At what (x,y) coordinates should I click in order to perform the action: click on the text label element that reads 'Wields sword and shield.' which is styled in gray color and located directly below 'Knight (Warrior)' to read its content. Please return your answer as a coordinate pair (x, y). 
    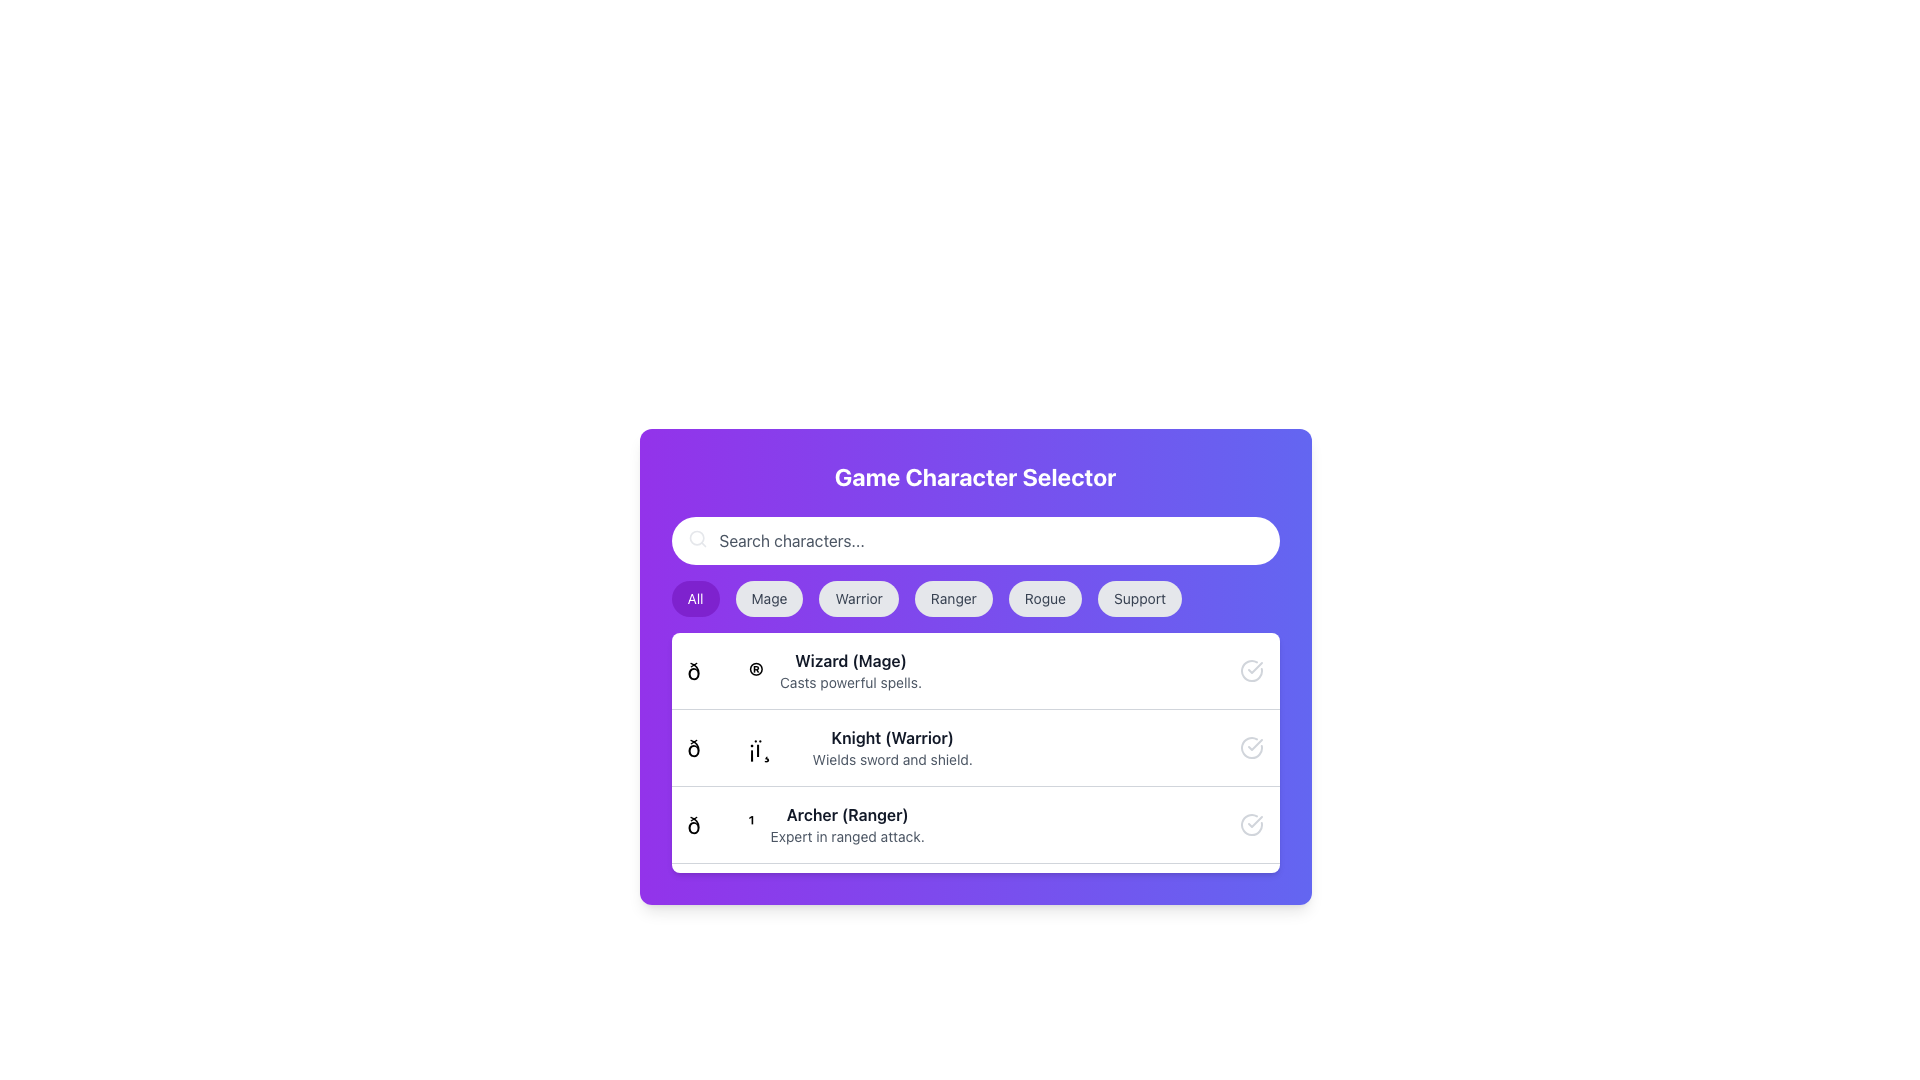
    Looking at the image, I should click on (891, 759).